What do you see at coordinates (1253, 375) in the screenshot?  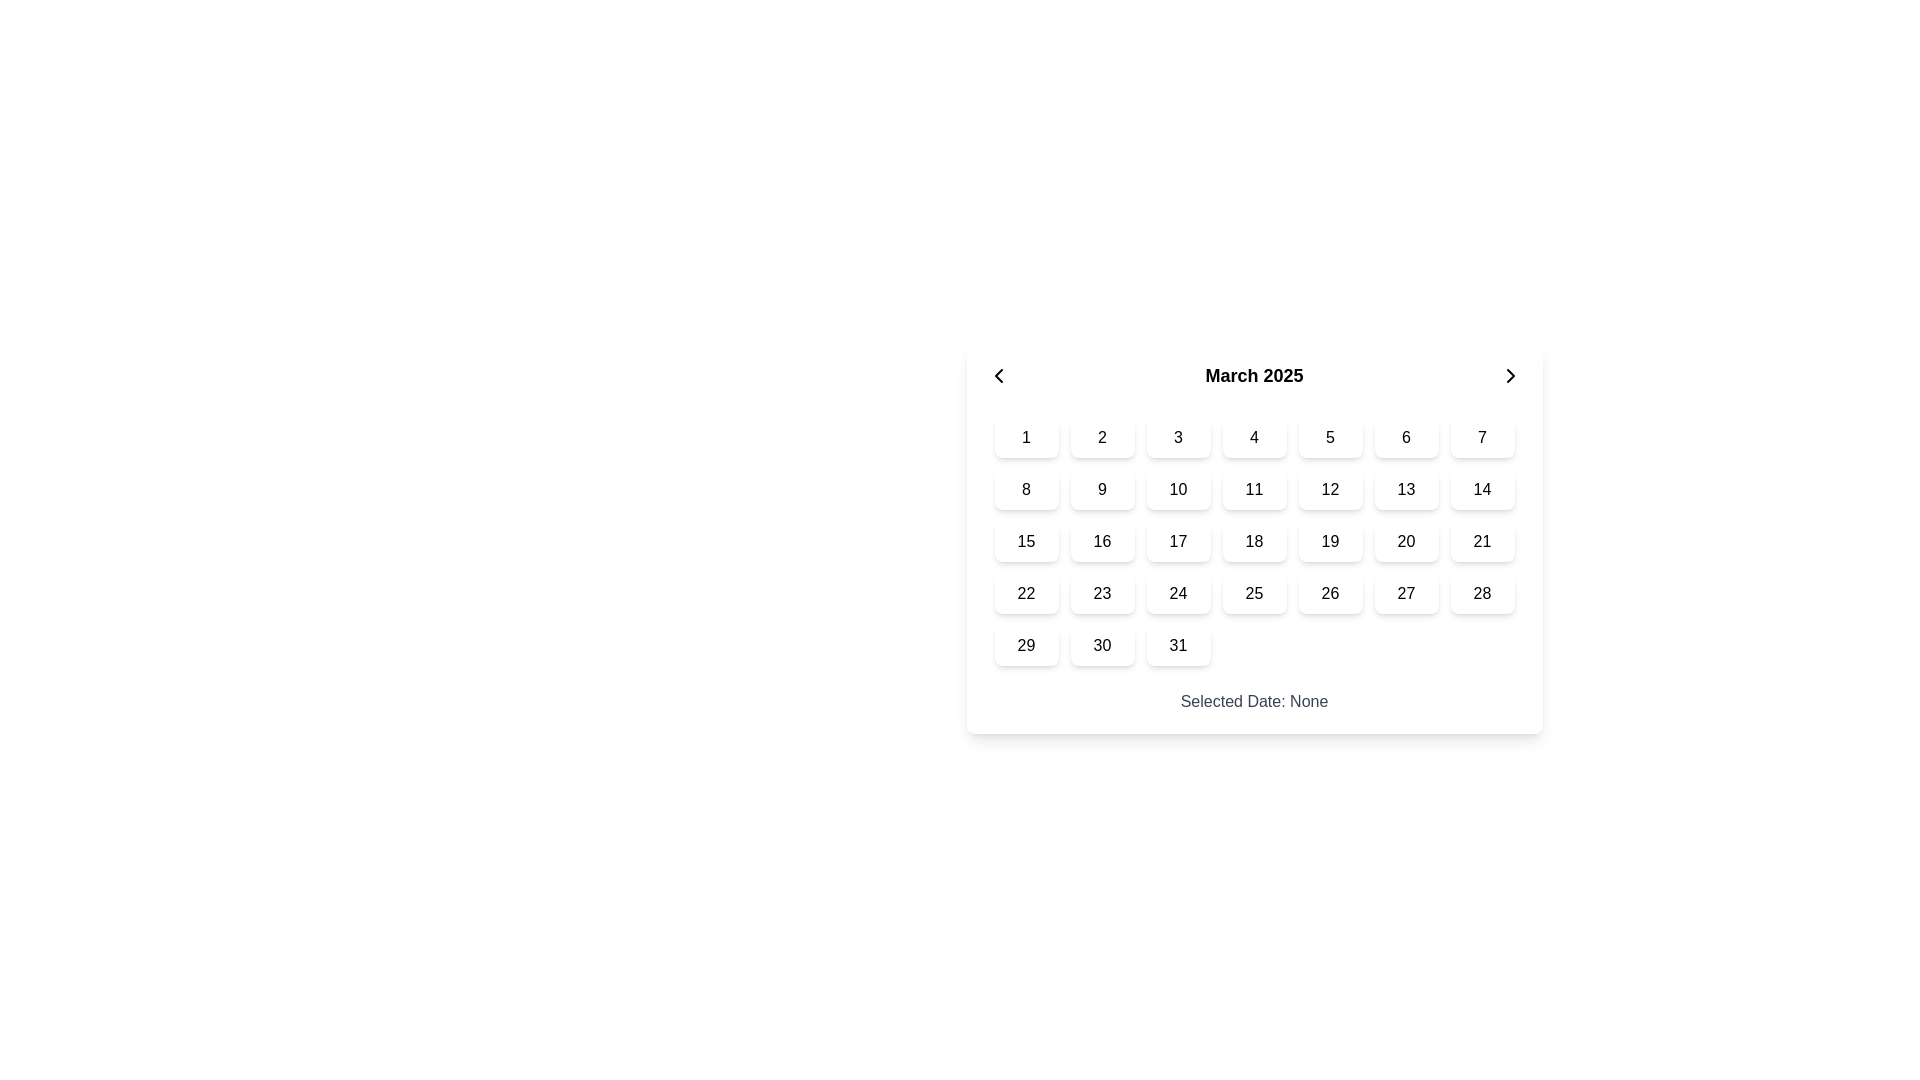 I see `the text label that indicates the currently displayed month and year in the calendar, which is centered in the header between two arrow buttons` at bounding box center [1253, 375].